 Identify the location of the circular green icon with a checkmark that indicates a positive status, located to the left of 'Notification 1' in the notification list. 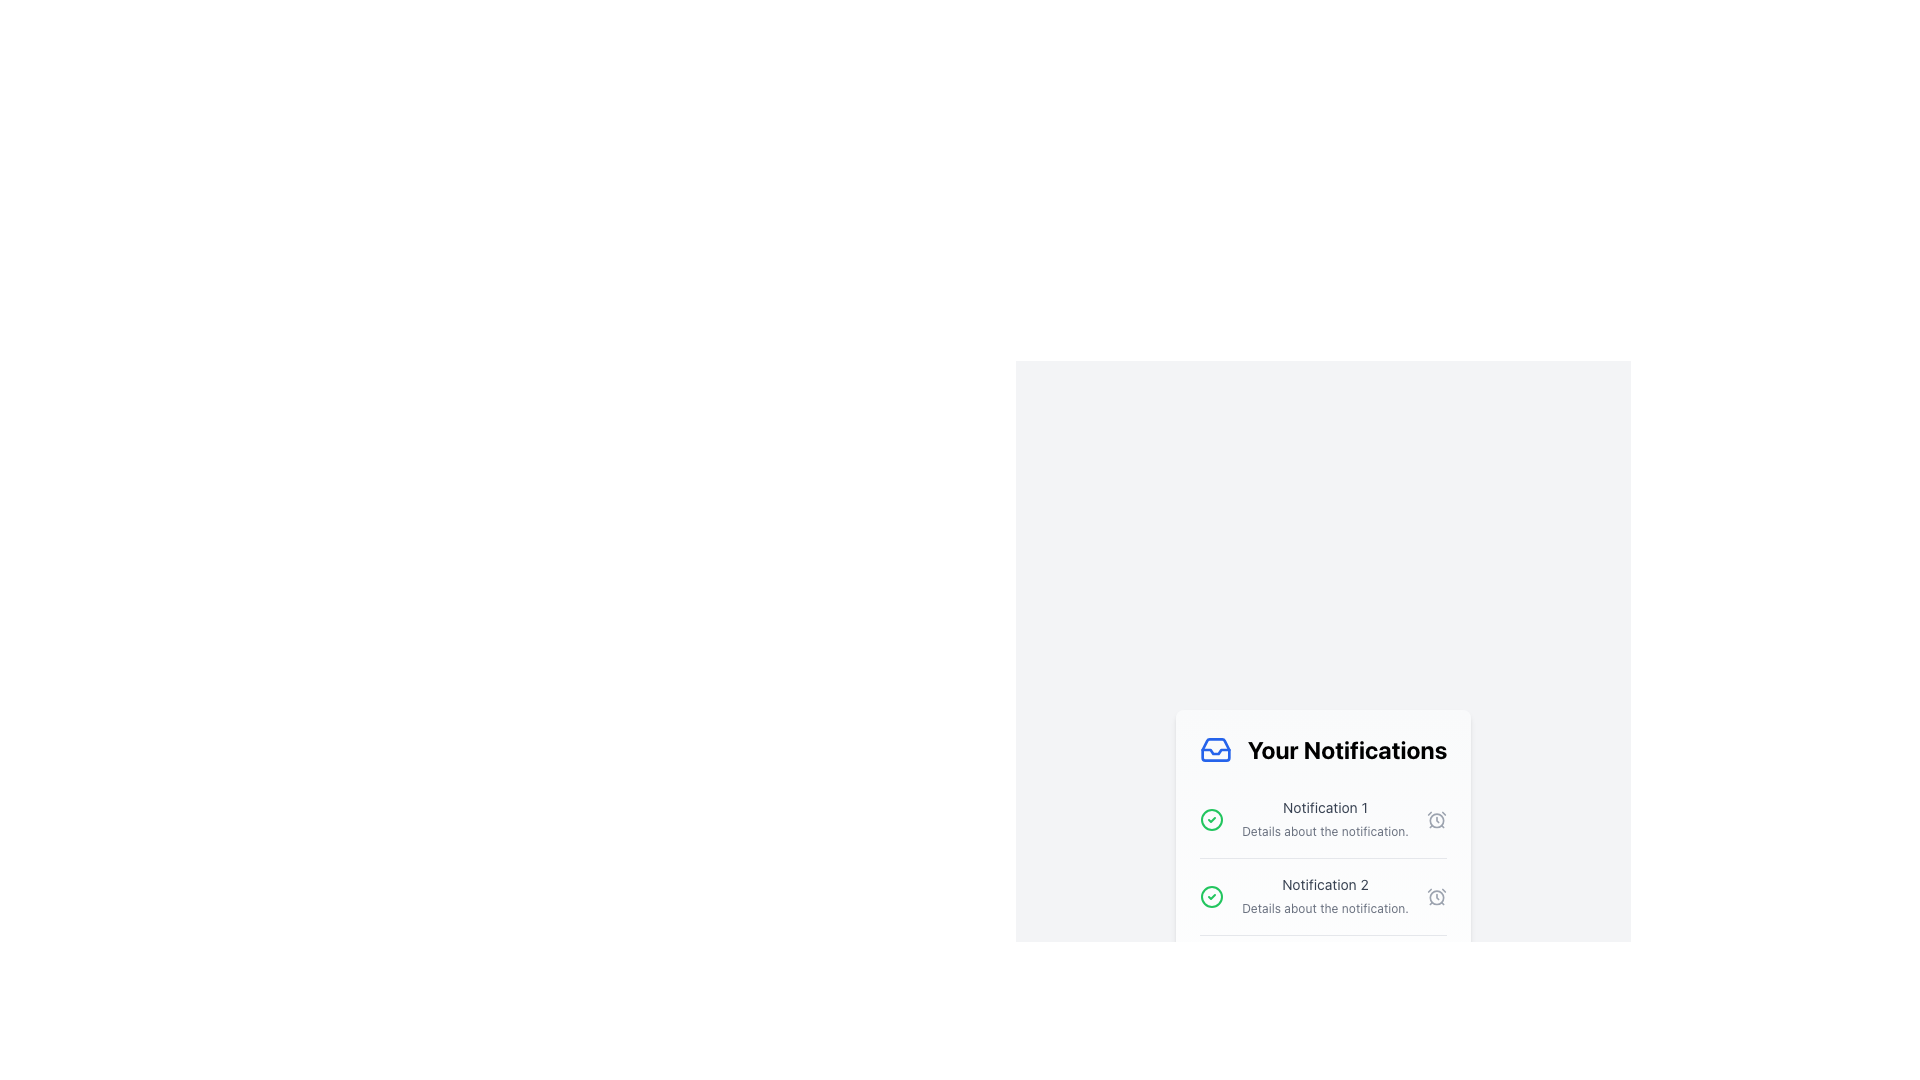
(1210, 820).